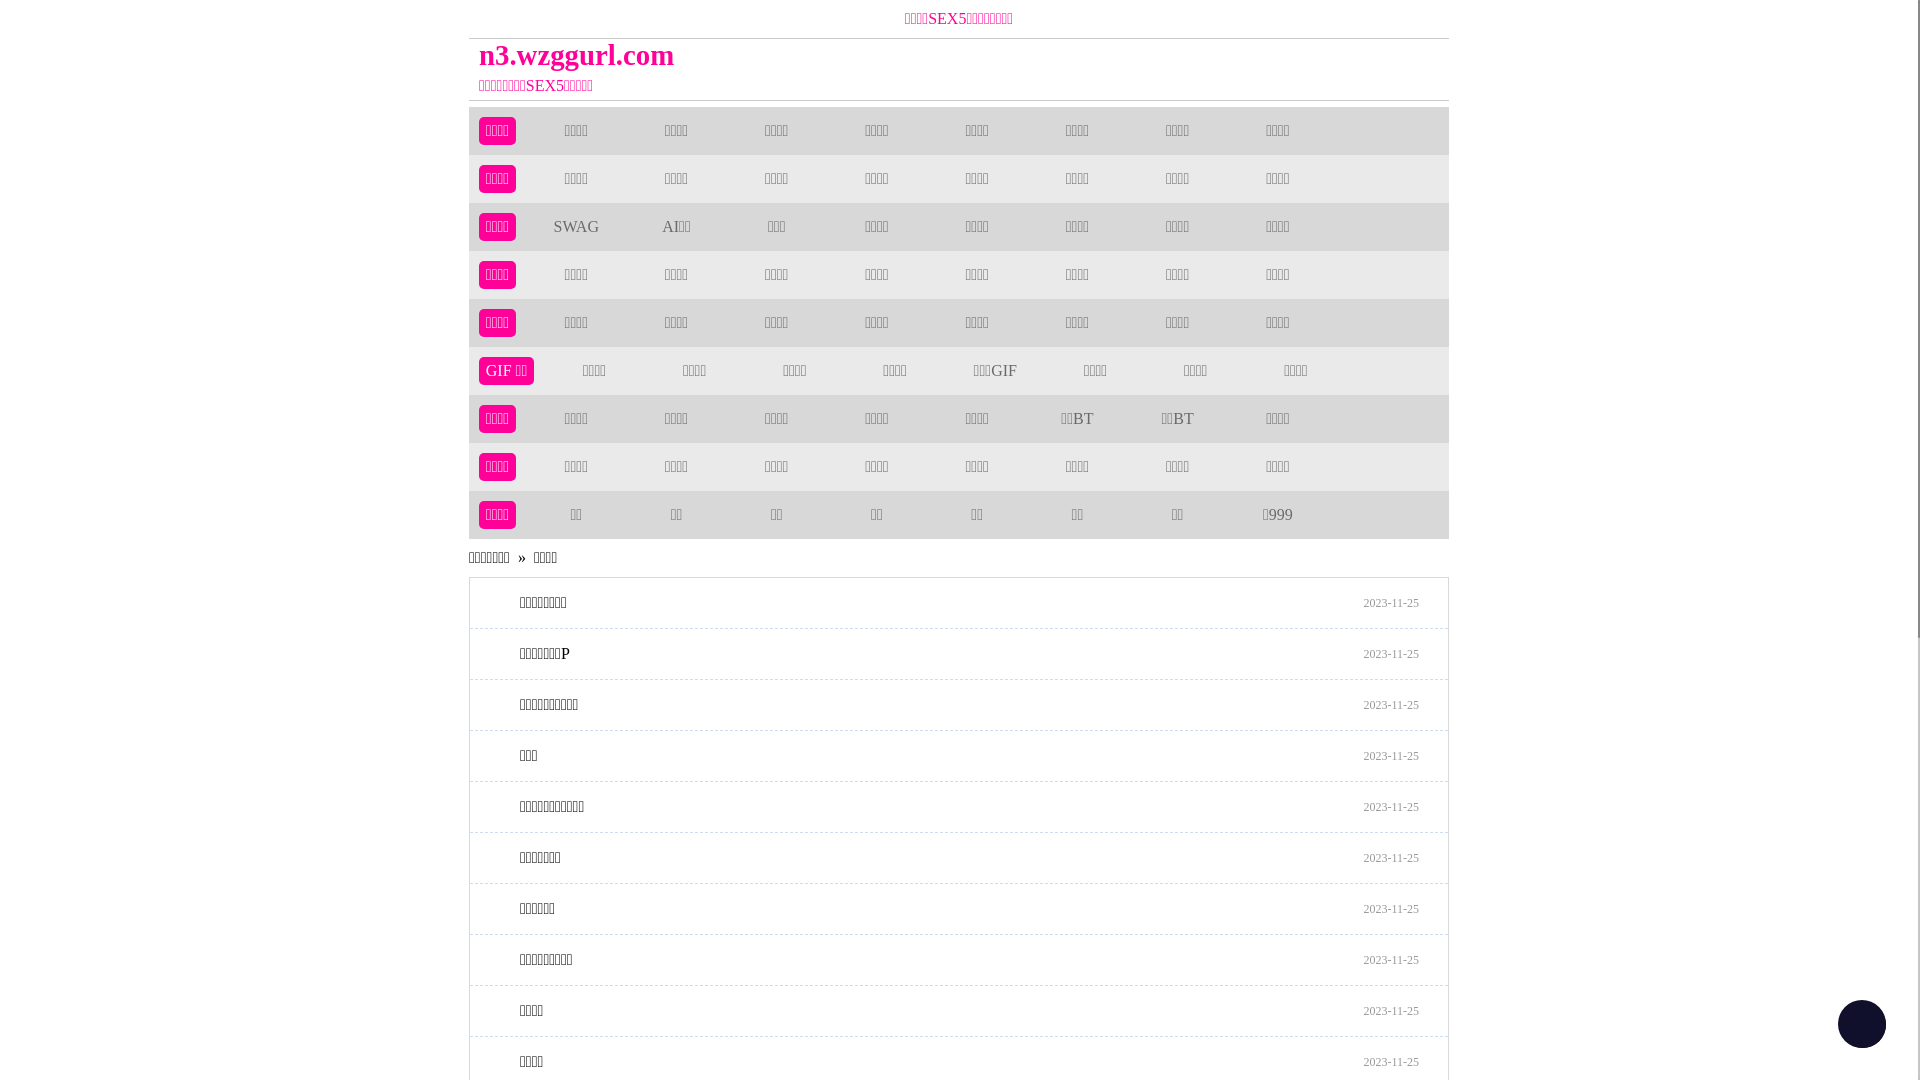 This screenshot has height=1080, width=1920. I want to click on 'n3.wzggurl.com', so click(836, 54).